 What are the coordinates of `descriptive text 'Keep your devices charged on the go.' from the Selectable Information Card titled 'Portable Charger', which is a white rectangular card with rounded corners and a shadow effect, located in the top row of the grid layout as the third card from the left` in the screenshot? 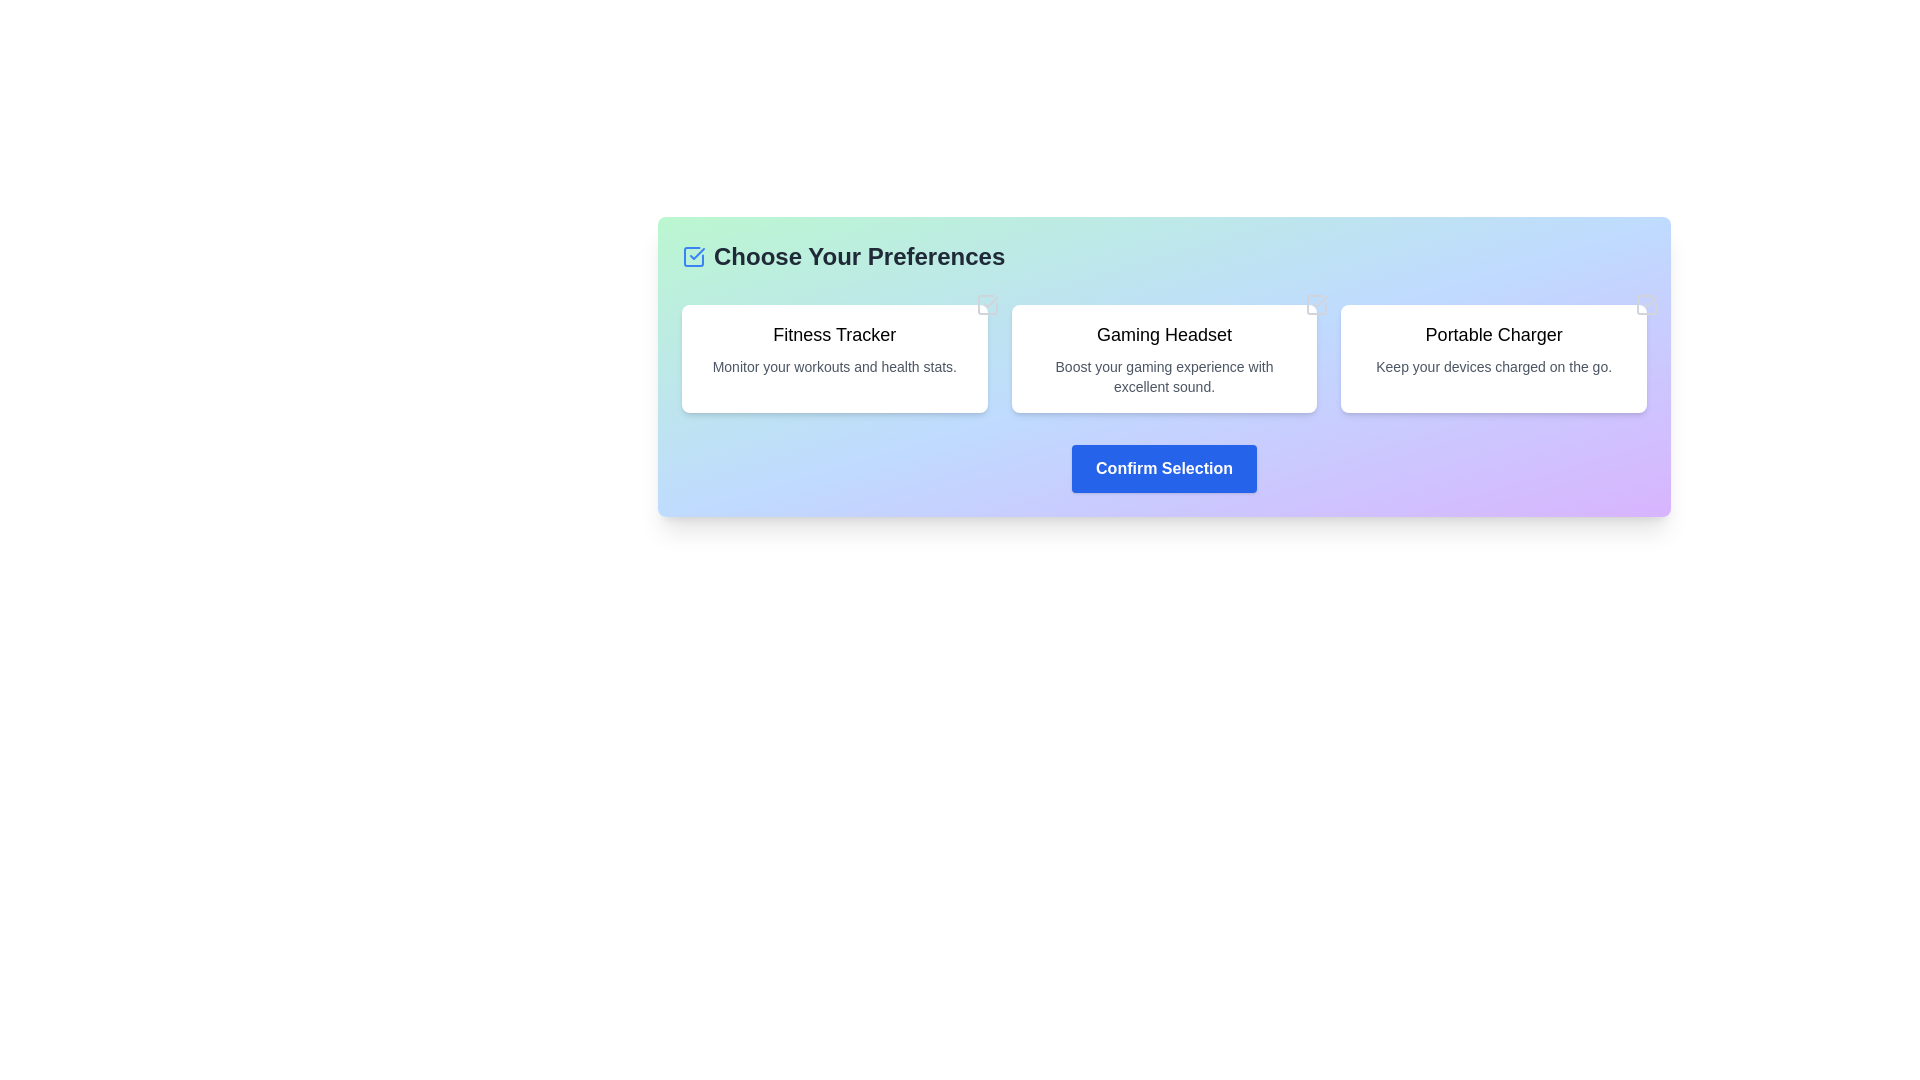 It's located at (1494, 357).